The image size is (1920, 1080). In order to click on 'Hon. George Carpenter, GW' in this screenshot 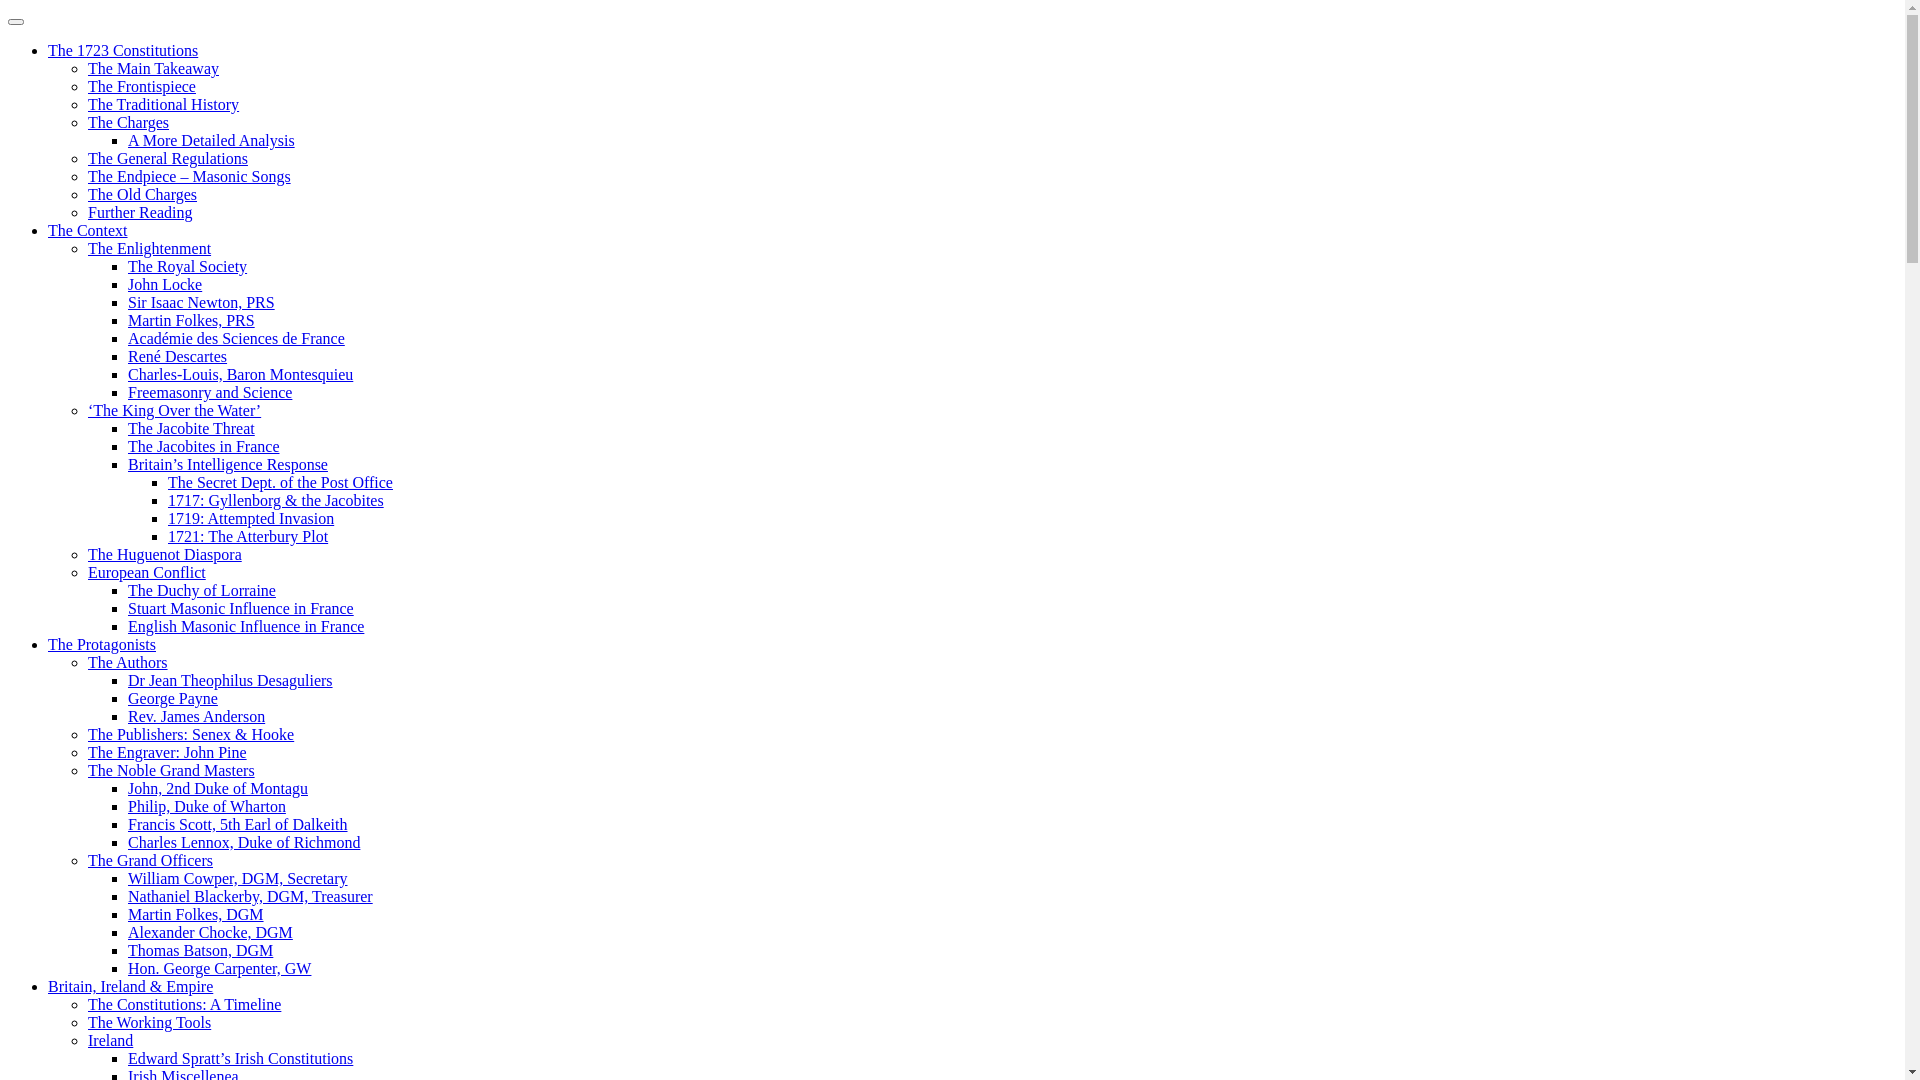, I will do `click(219, 967)`.